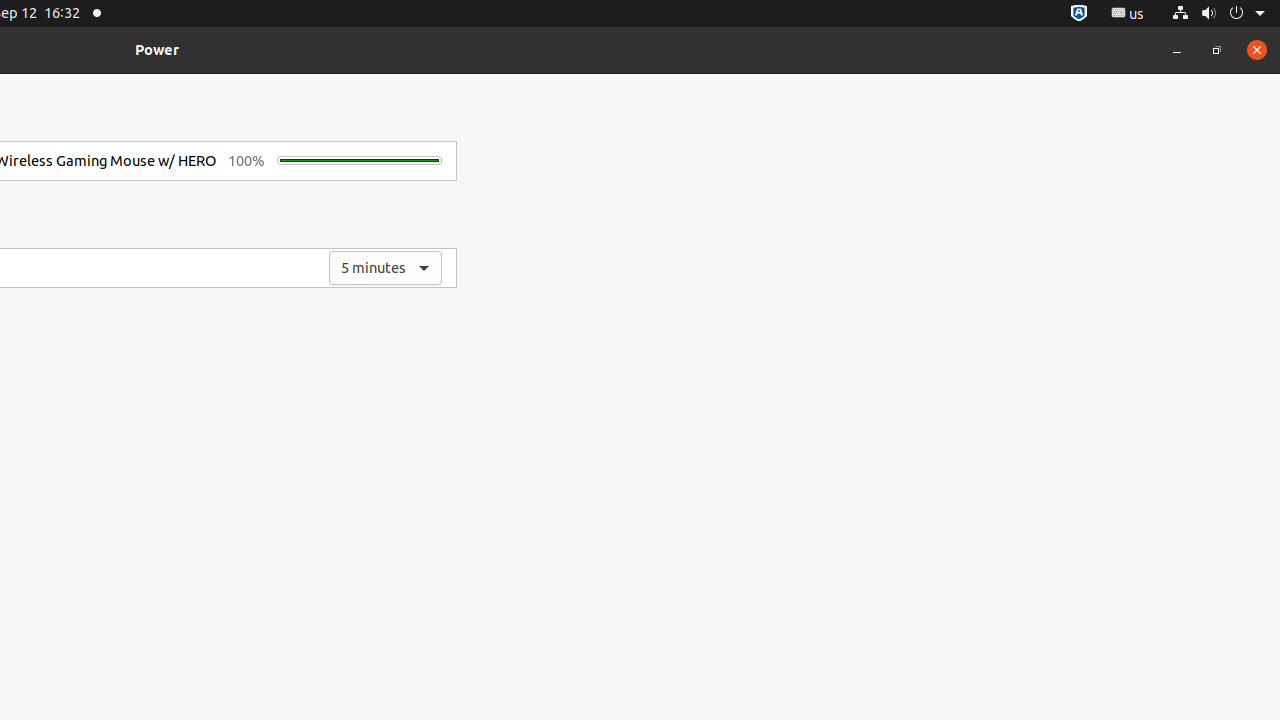 The height and width of the screenshot is (720, 1280). What do you see at coordinates (1216, 48) in the screenshot?
I see `'Restore'` at bounding box center [1216, 48].